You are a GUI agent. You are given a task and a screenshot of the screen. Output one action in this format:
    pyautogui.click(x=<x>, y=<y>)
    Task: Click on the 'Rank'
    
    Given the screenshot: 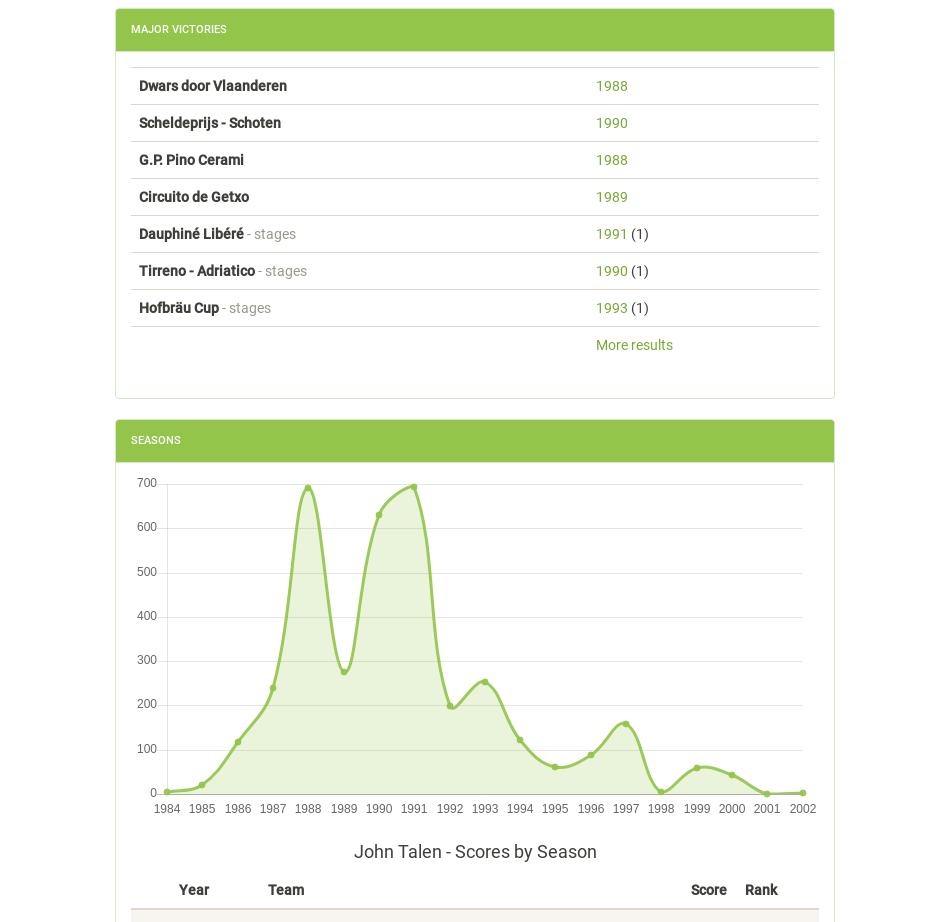 What is the action you would take?
    pyautogui.click(x=760, y=887)
    